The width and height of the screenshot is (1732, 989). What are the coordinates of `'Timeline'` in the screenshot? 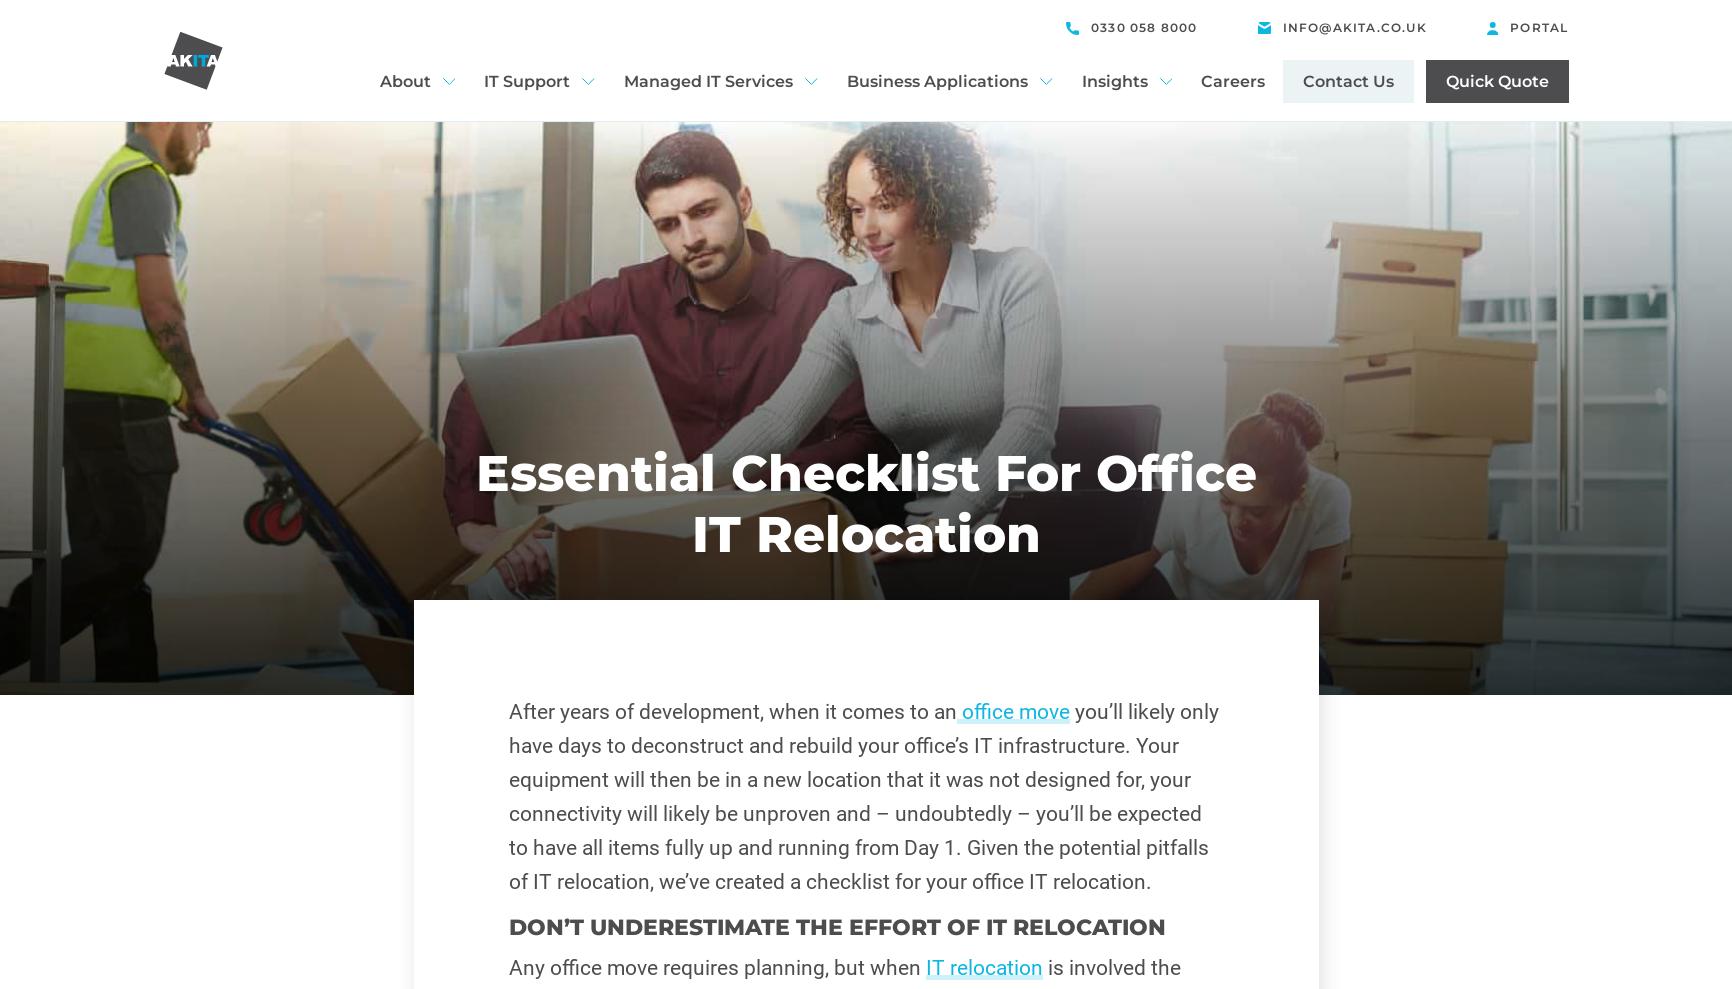 It's located at (417, 195).